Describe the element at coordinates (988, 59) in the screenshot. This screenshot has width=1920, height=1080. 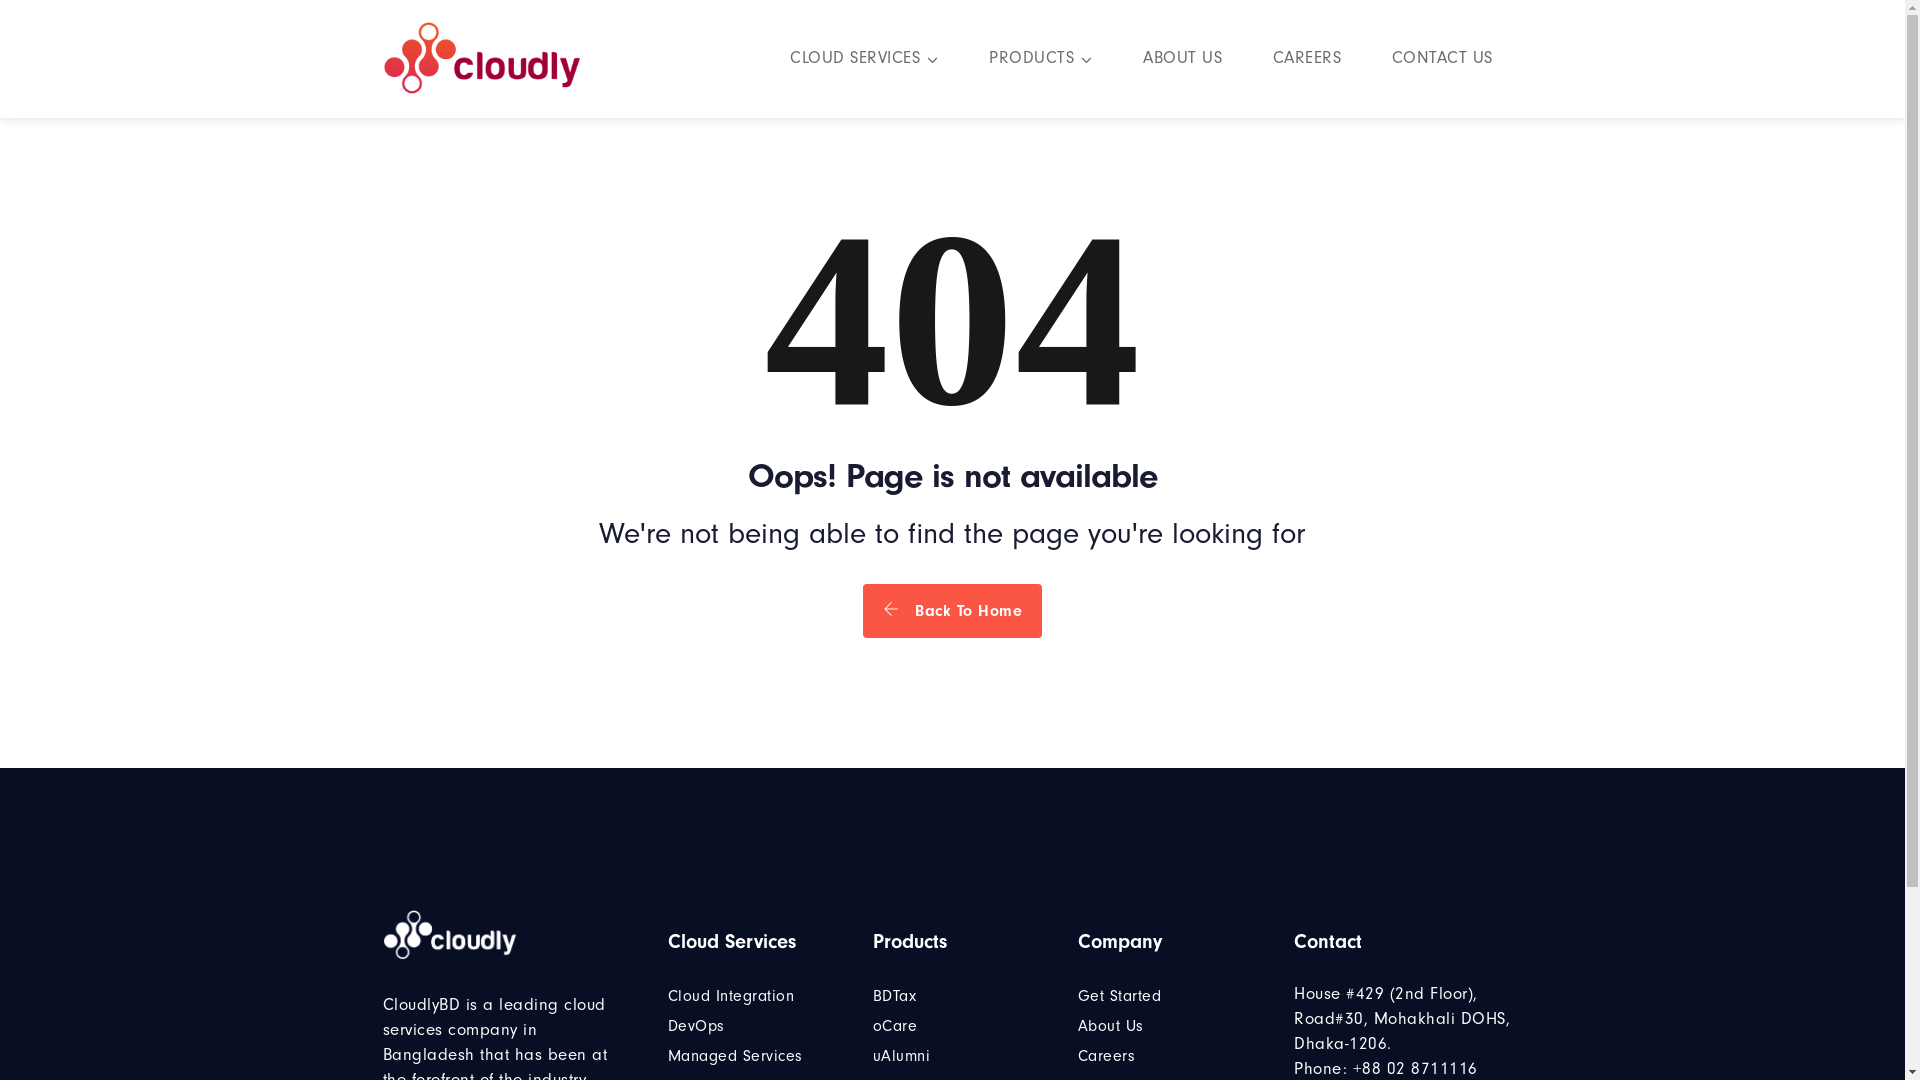
I see `'PRODUCTS'` at that location.